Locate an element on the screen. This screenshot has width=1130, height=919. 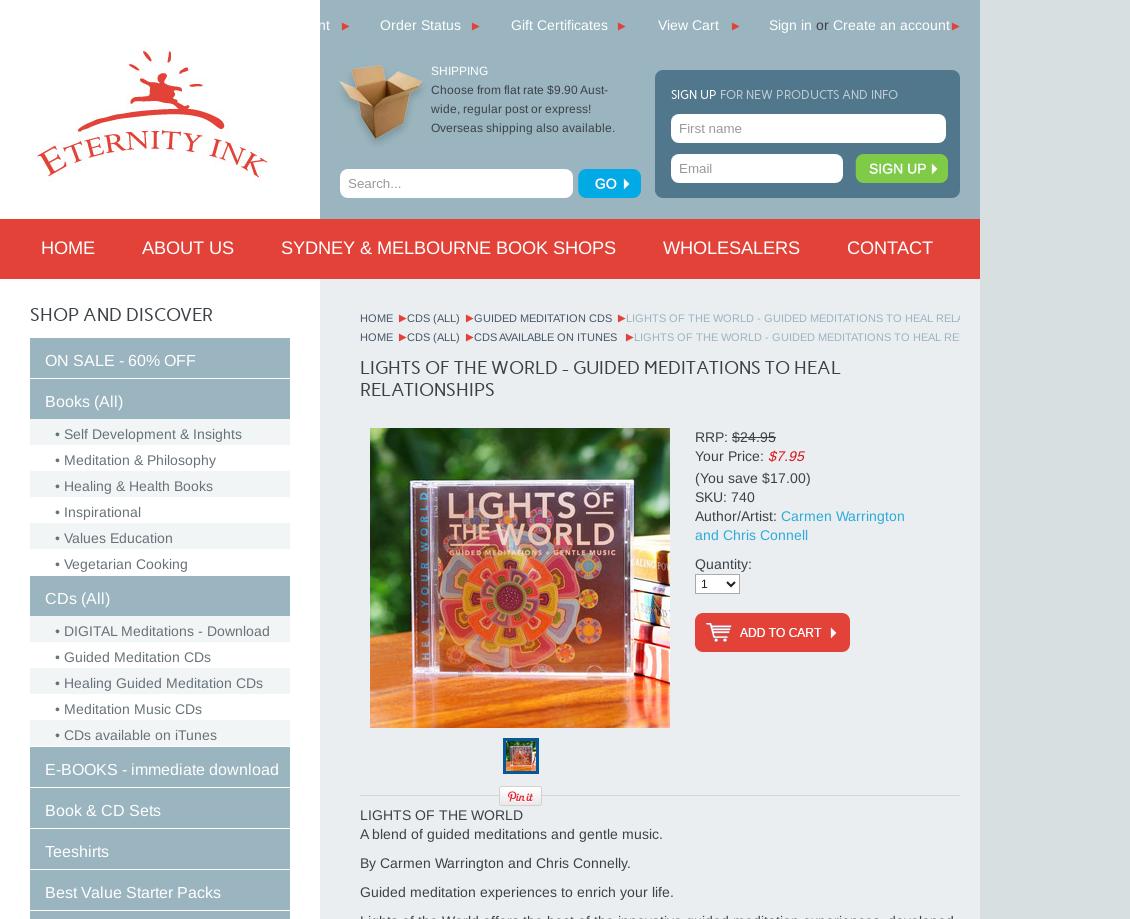
'Quantity:' is located at coordinates (693, 563).